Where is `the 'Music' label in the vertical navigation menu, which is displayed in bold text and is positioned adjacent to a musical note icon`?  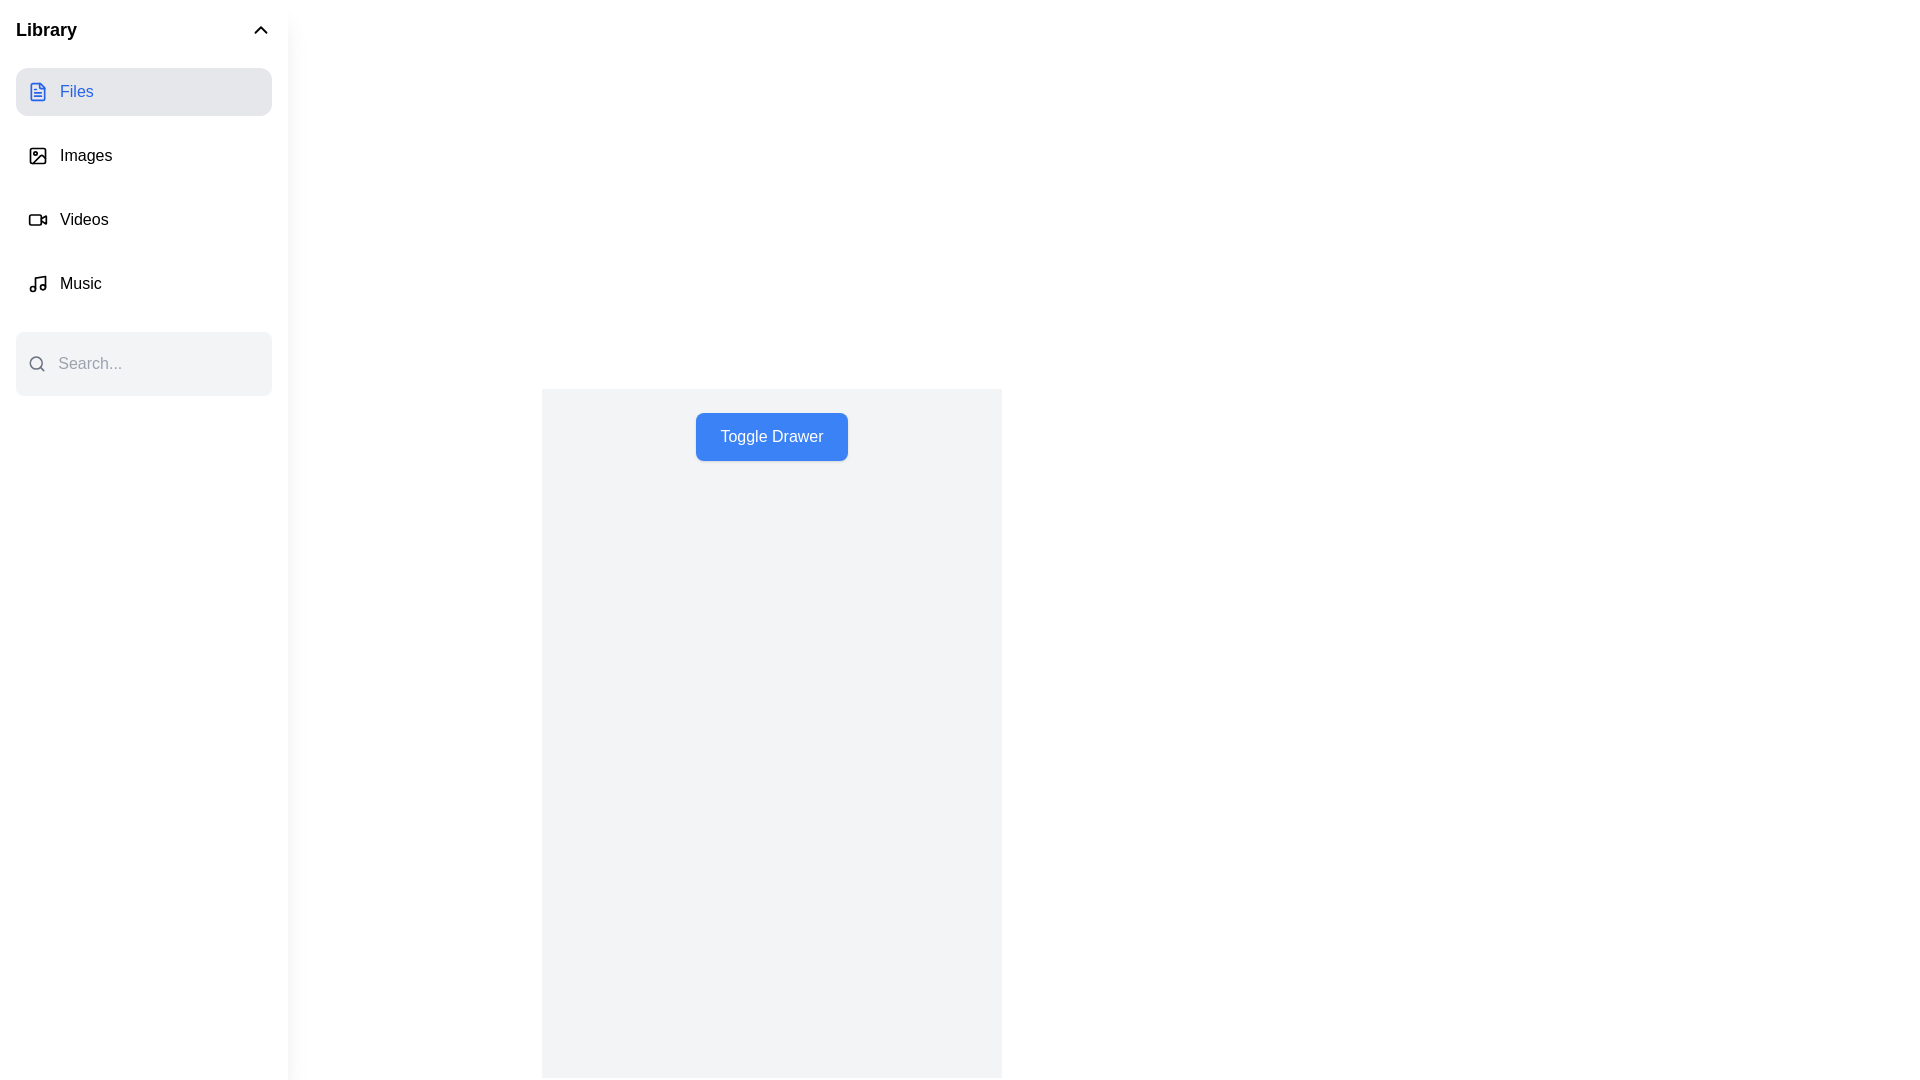 the 'Music' label in the vertical navigation menu, which is displayed in bold text and is positioned adjacent to a musical note icon is located at coordinates (80, 284).